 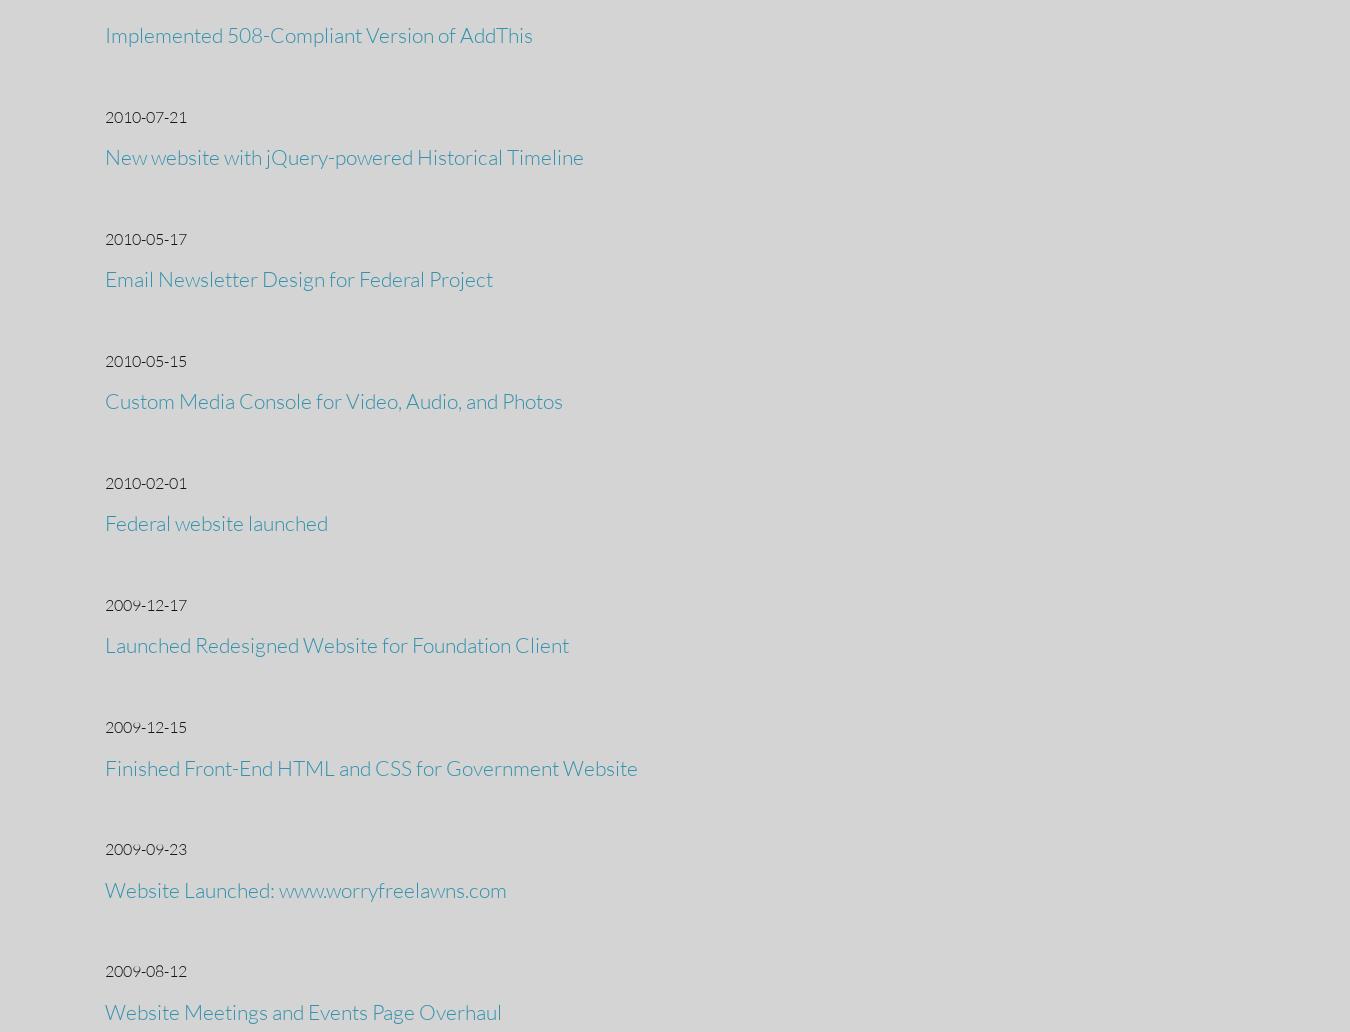 What do you see at coordinates (145, 236) in the screenshot?
I see `'2010-05-17'` at bounding box center [145, 236].